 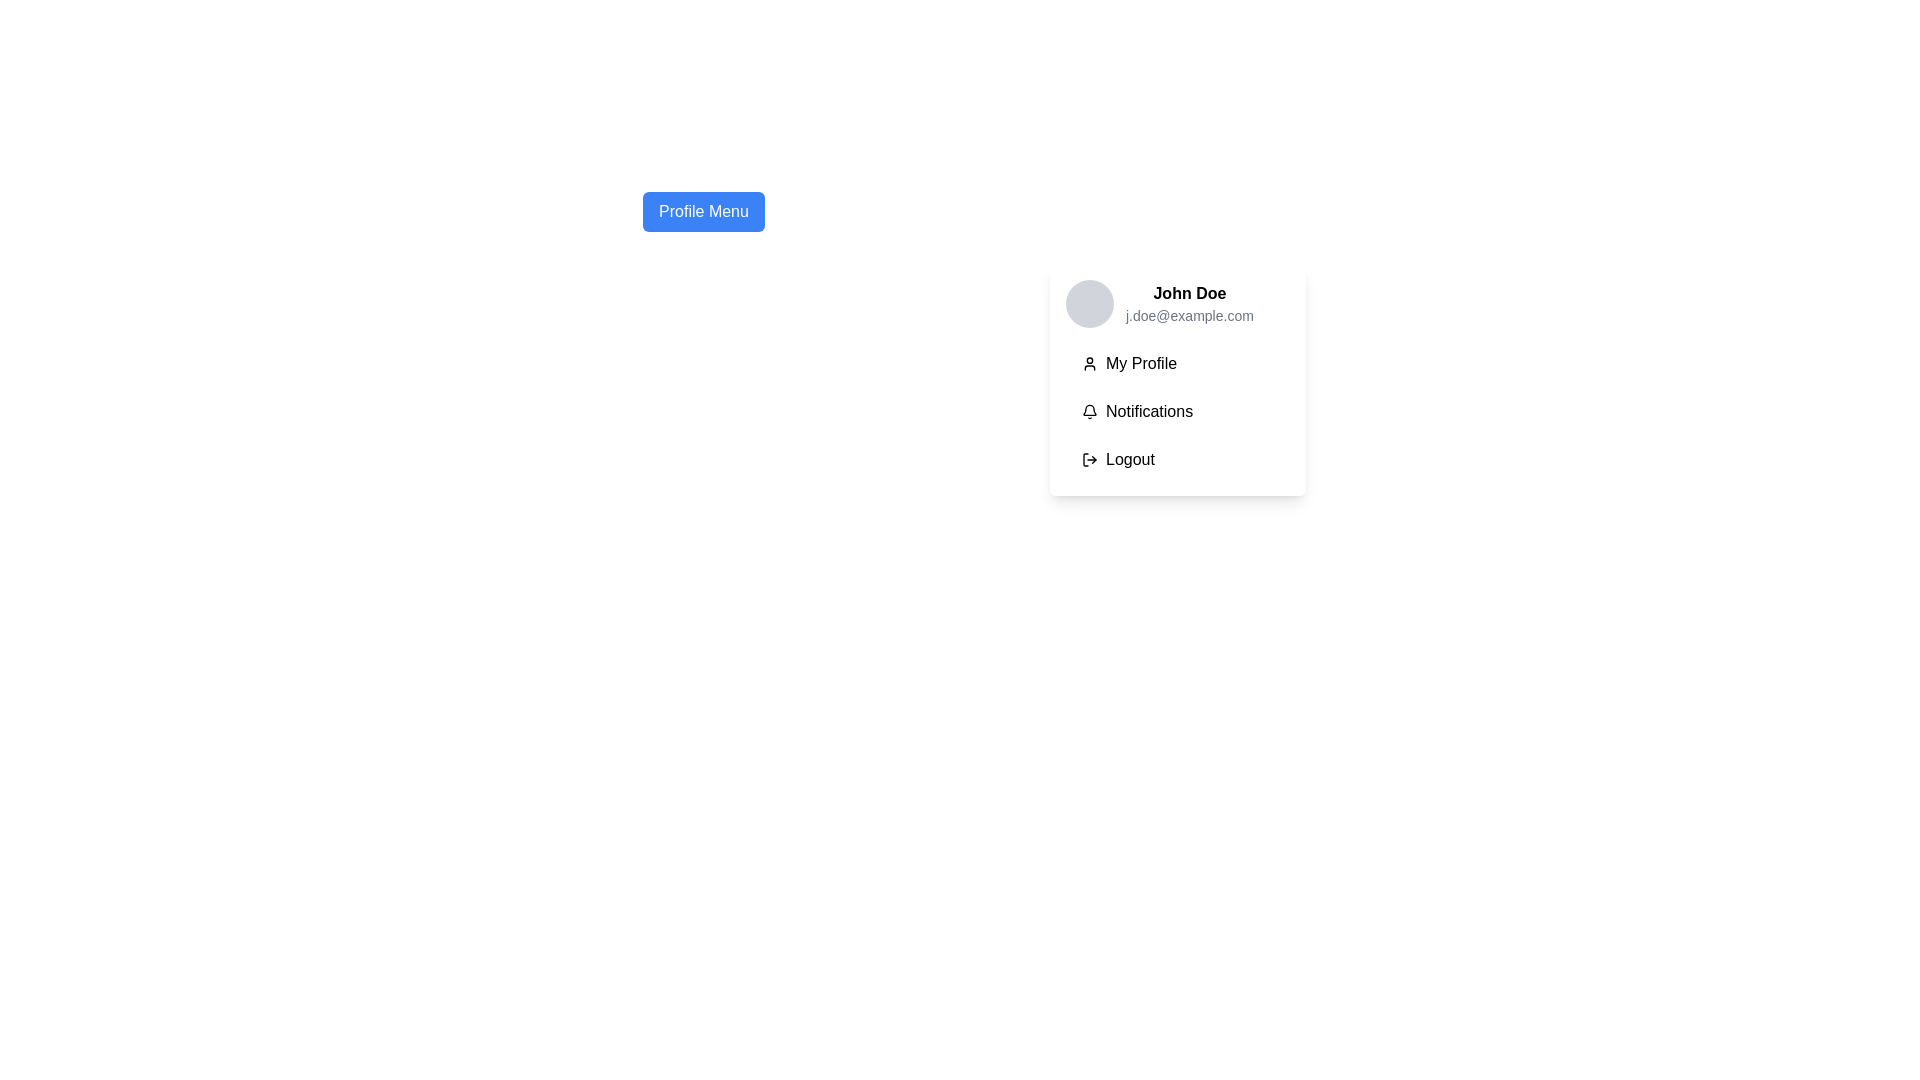 What do you see at coordinates (1189, 293) in the screenshot?
I see `the user name text label that displays the user's identification in the profile menu, located above the email address 'j.doe@example.com' in the dropdown card` at bounding box center [1189, 293].